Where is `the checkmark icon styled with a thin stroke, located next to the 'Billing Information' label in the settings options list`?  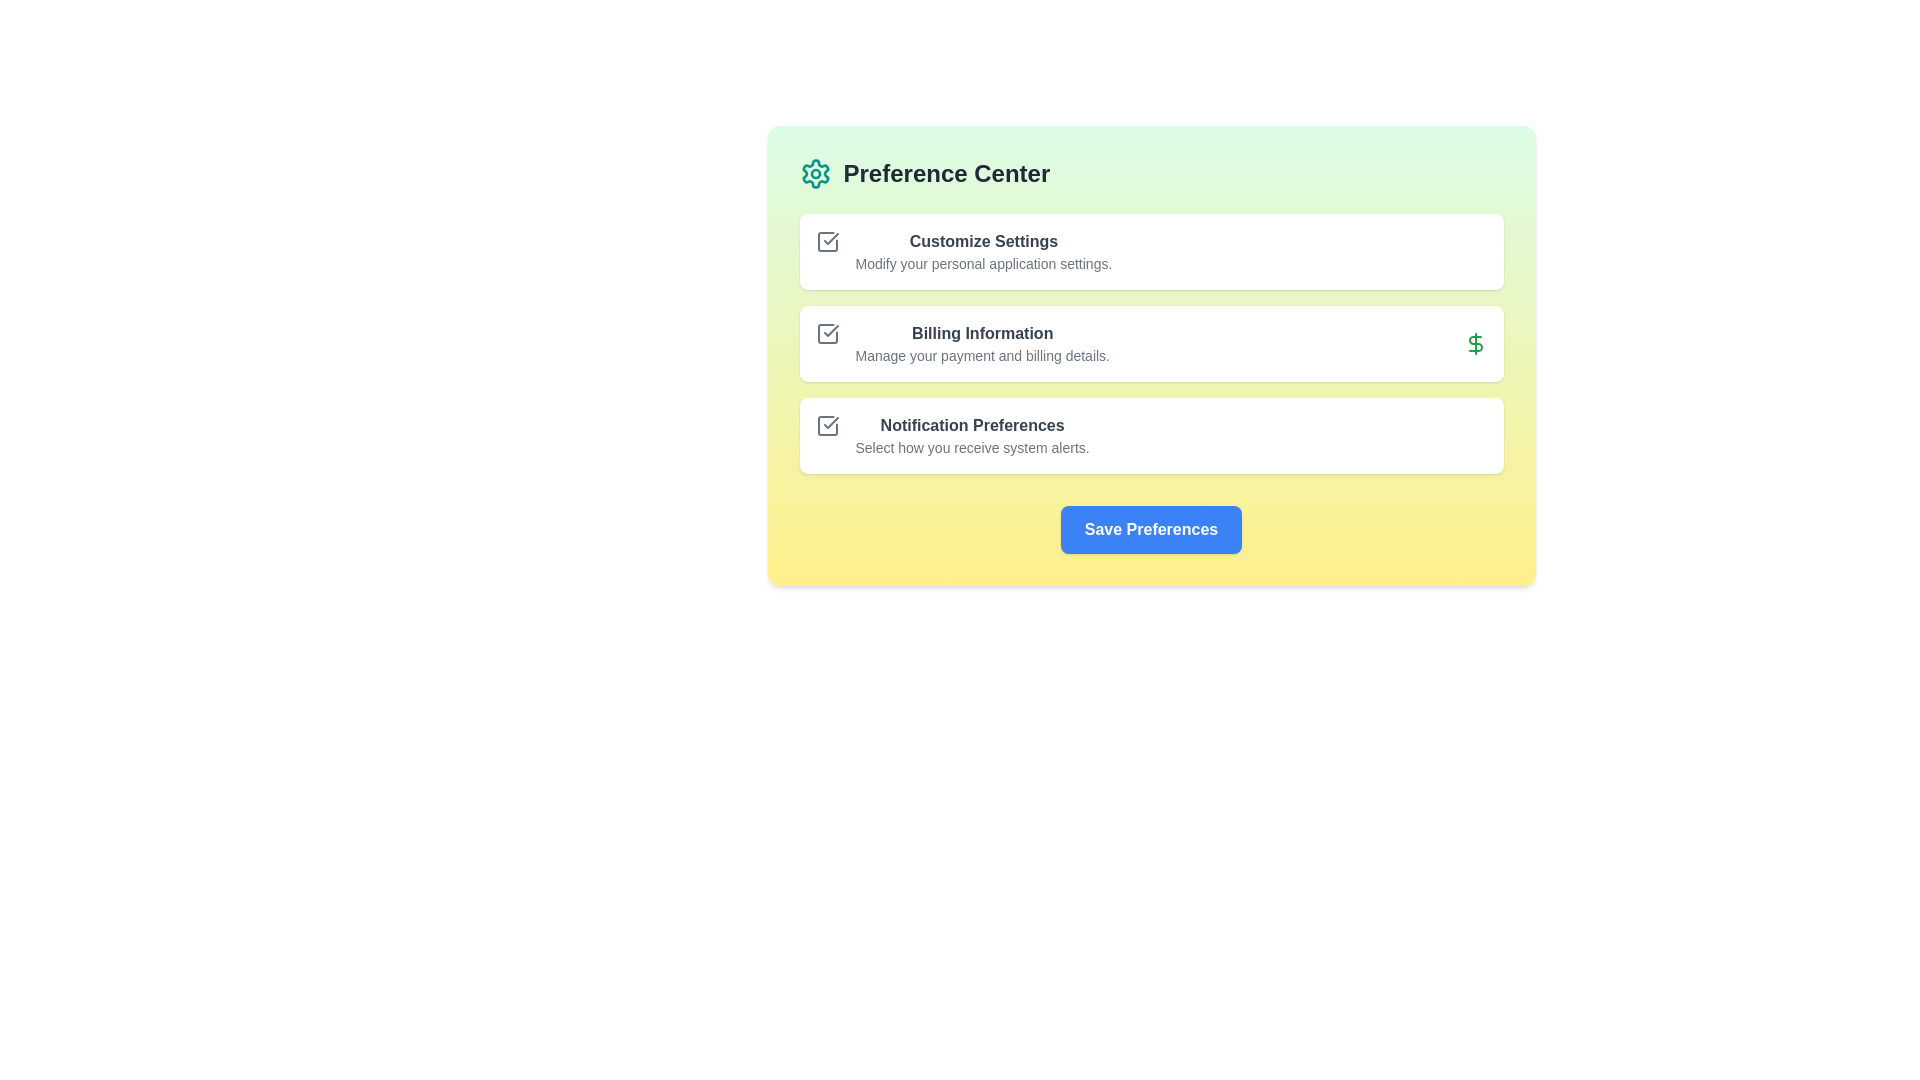 the checkmark icon styled with a thin stroke, located next to the 'Billing Information' label in the settings options list is located at coordinates (830, 330).